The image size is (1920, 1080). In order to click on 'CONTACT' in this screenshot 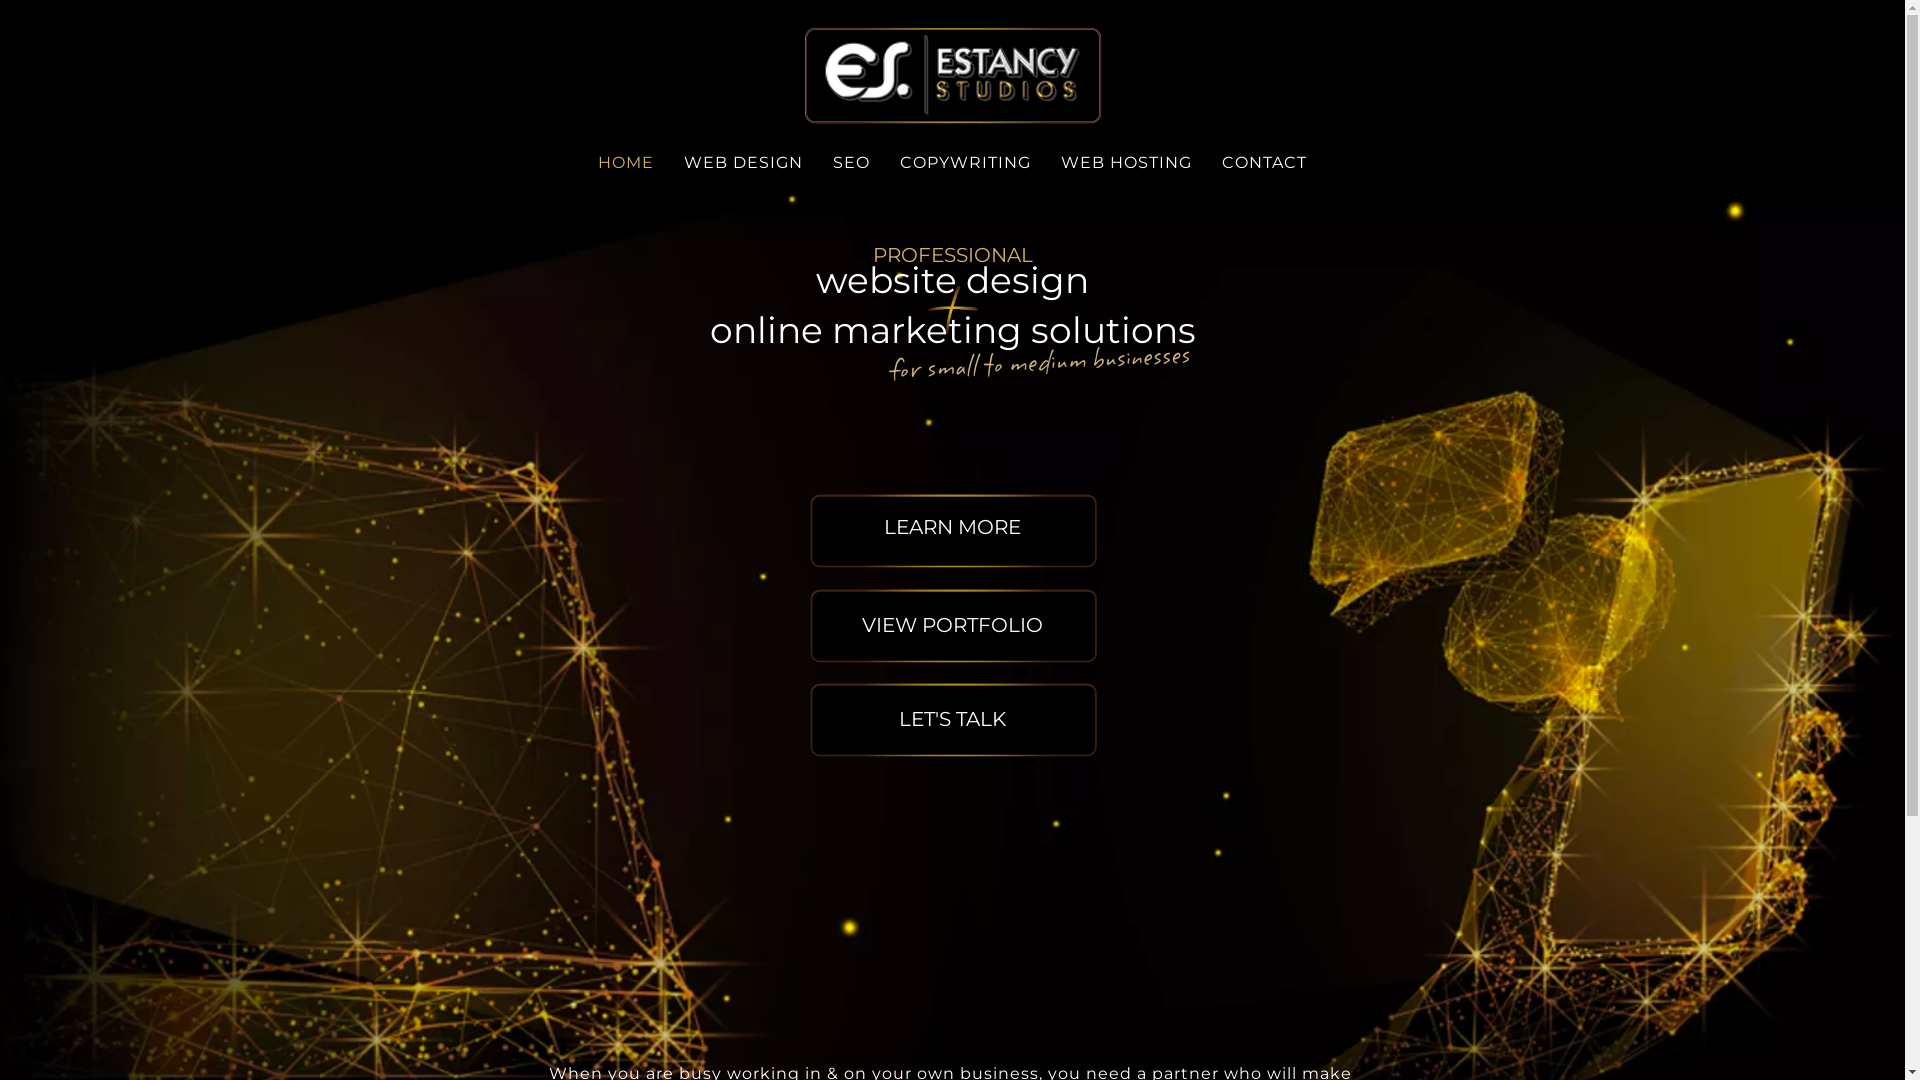, I will do `click(1263, 161)`.